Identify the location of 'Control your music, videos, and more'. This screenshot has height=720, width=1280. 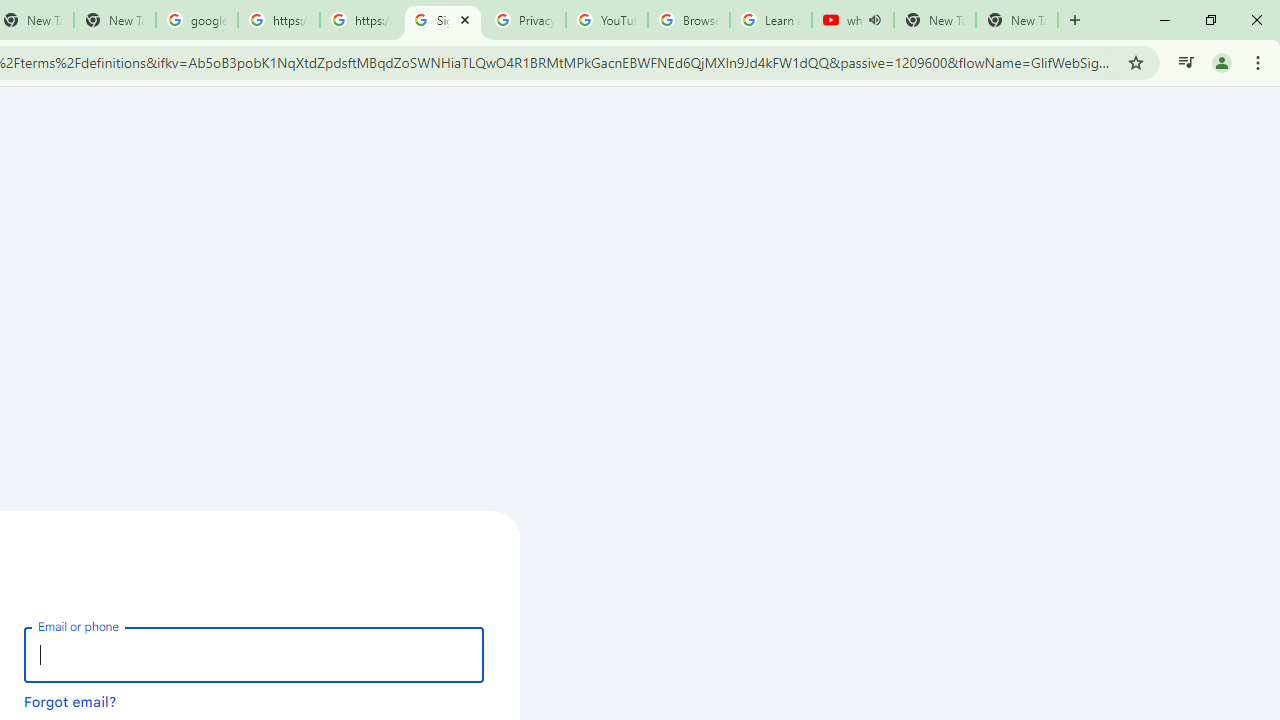
(1185, 61).